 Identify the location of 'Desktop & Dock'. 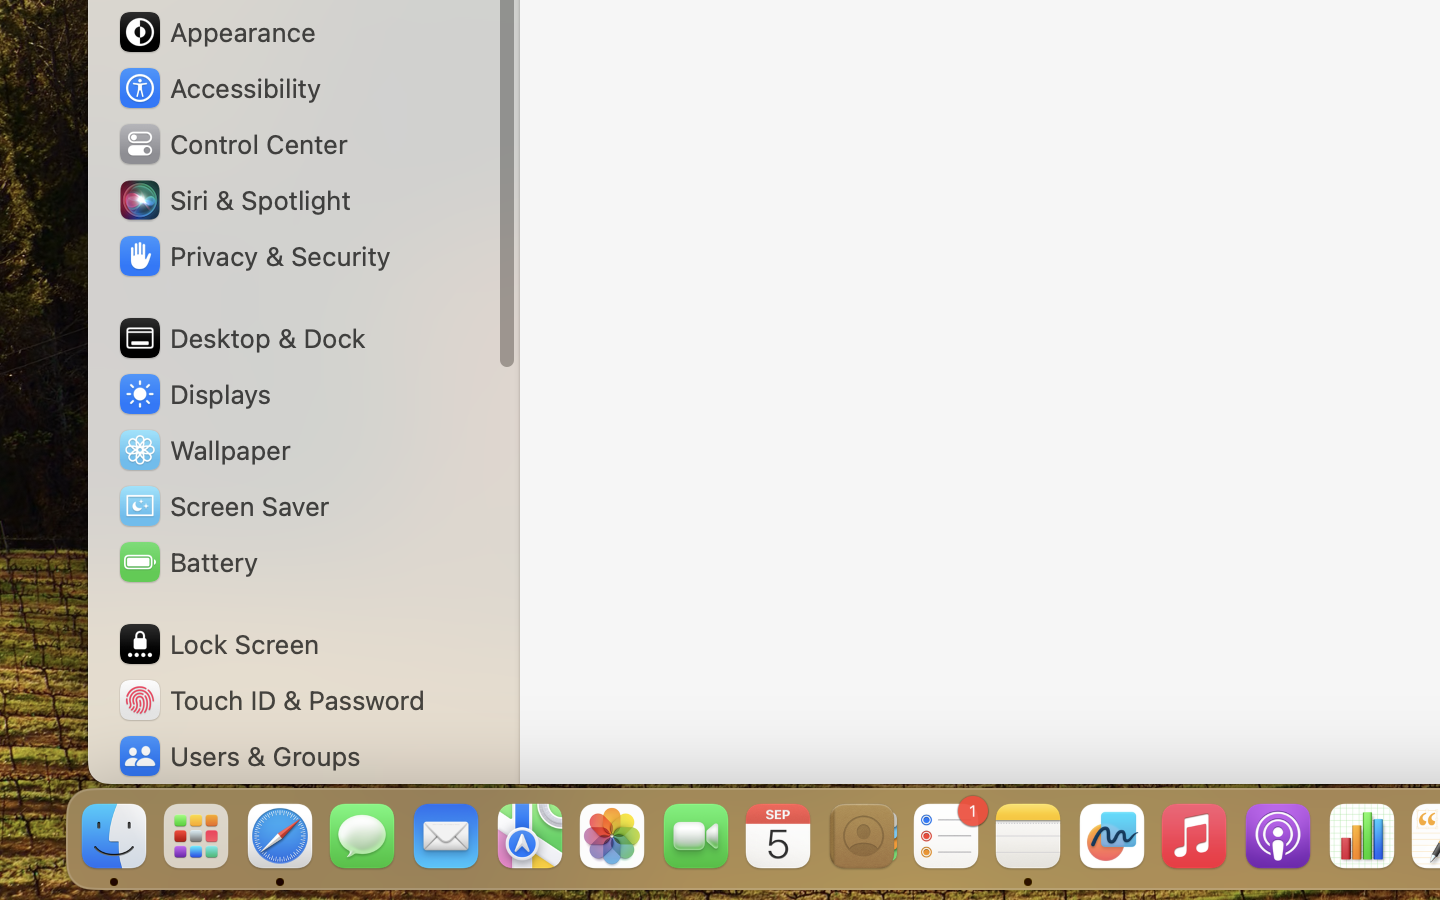
(240, 338).